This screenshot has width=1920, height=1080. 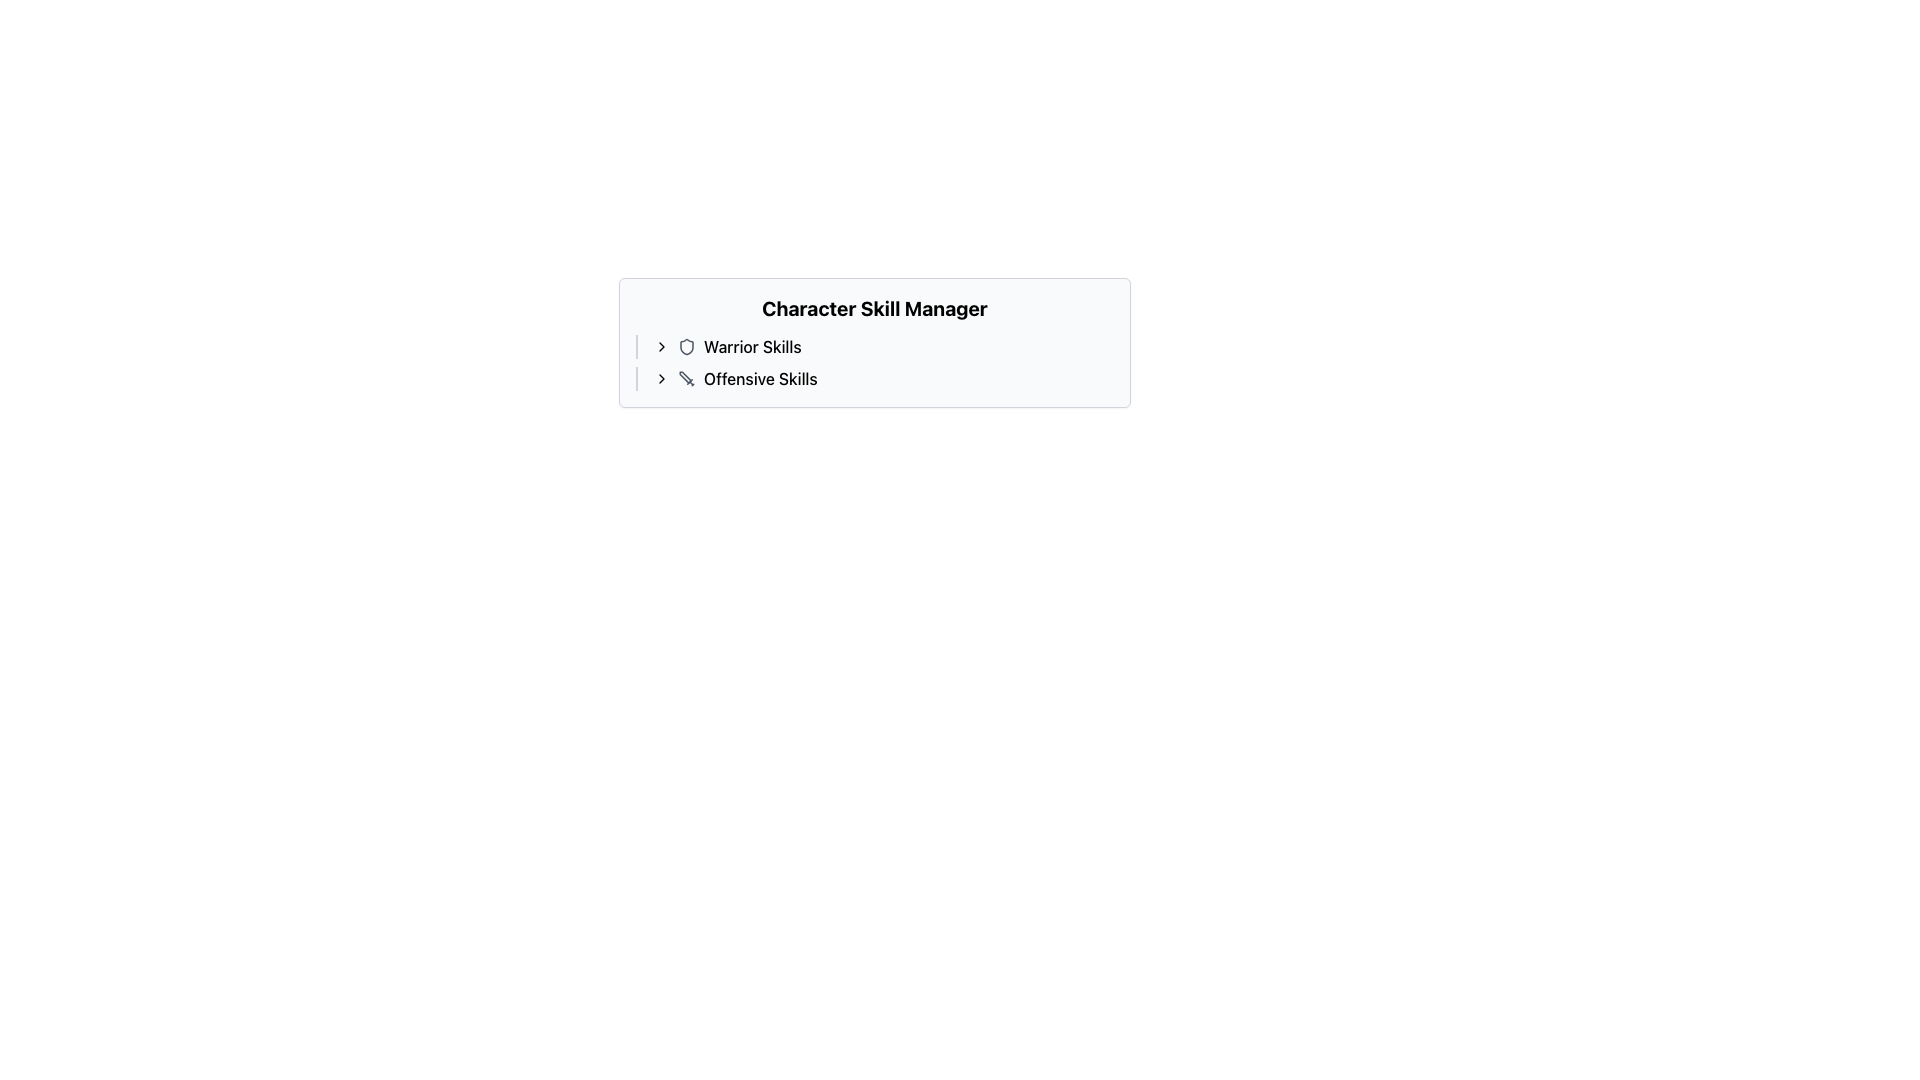 I want to click on the bold, extra large text label displaying 'Character Skill Manager', which is positioned at the top of the character skills section, so click(x=874, y=308).